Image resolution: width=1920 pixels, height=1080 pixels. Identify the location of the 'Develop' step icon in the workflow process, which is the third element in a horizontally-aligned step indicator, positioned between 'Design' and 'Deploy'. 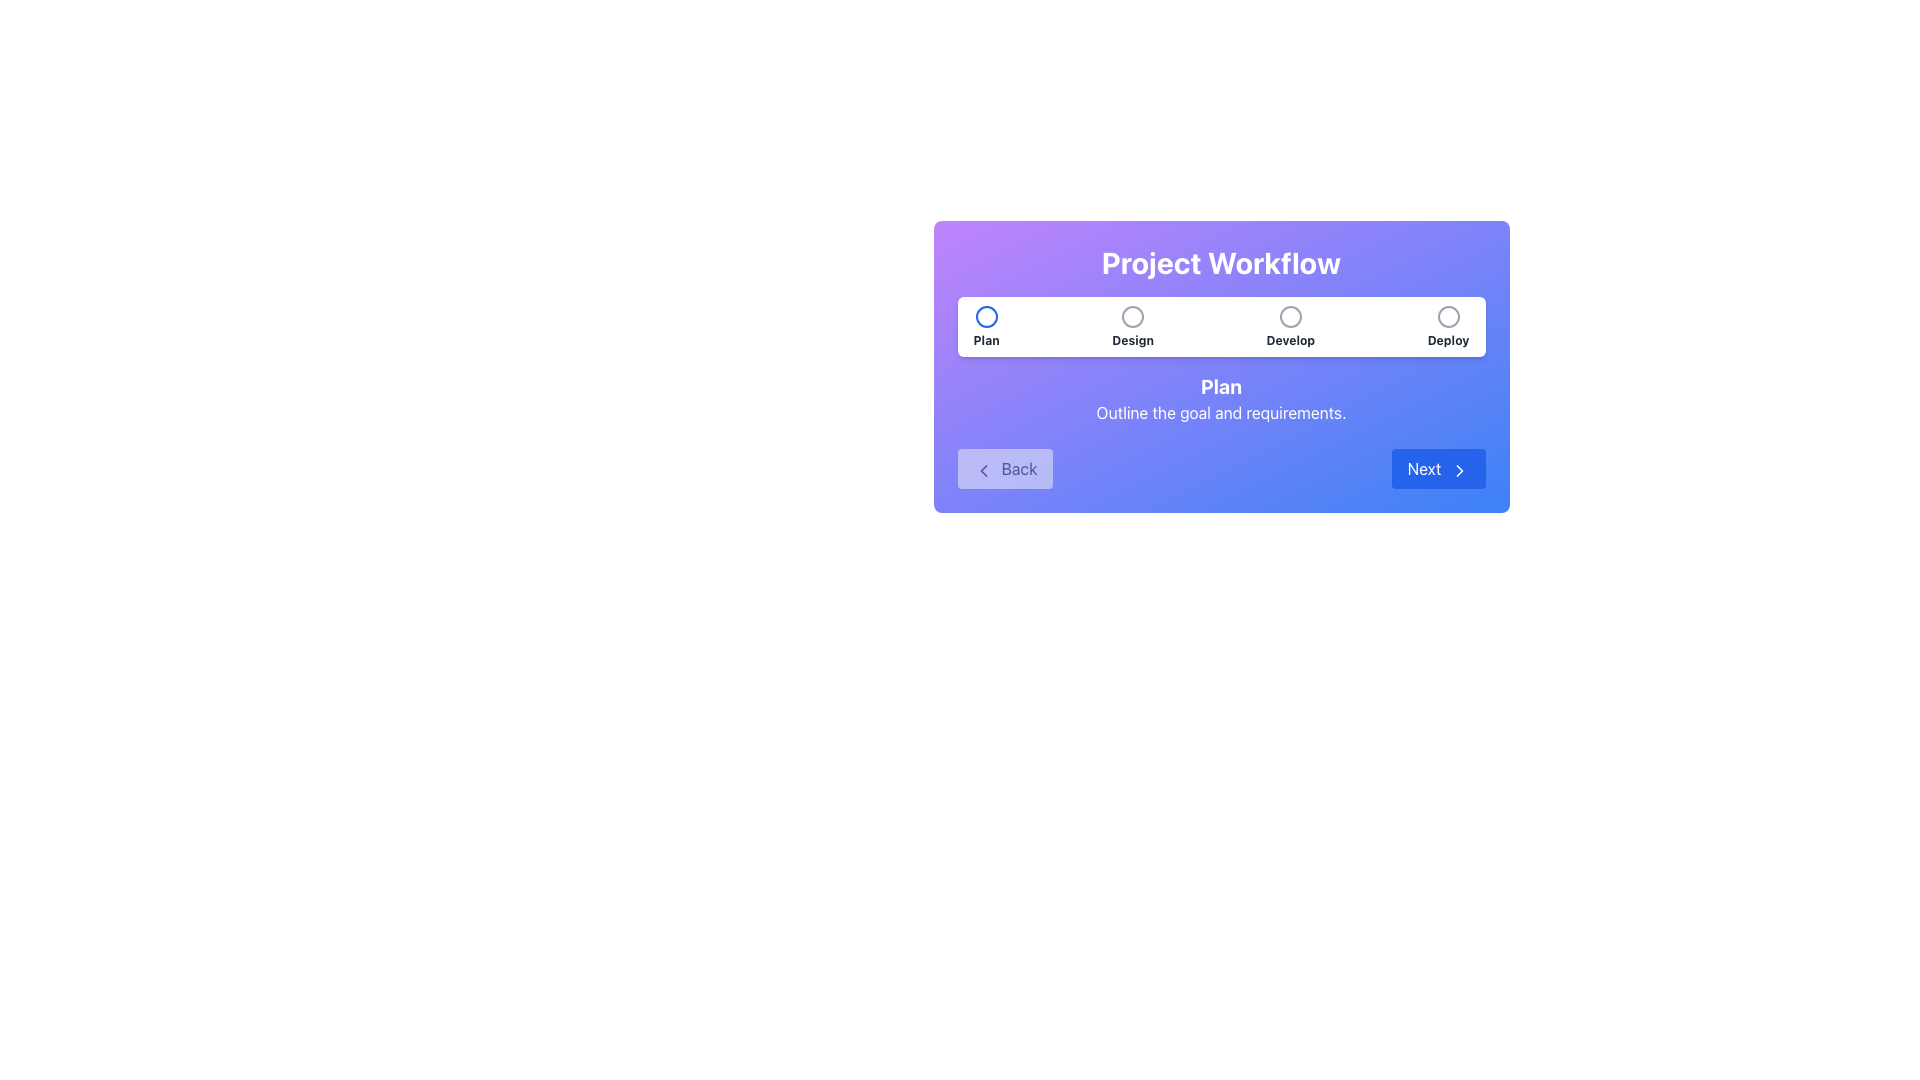
(1290, 326).